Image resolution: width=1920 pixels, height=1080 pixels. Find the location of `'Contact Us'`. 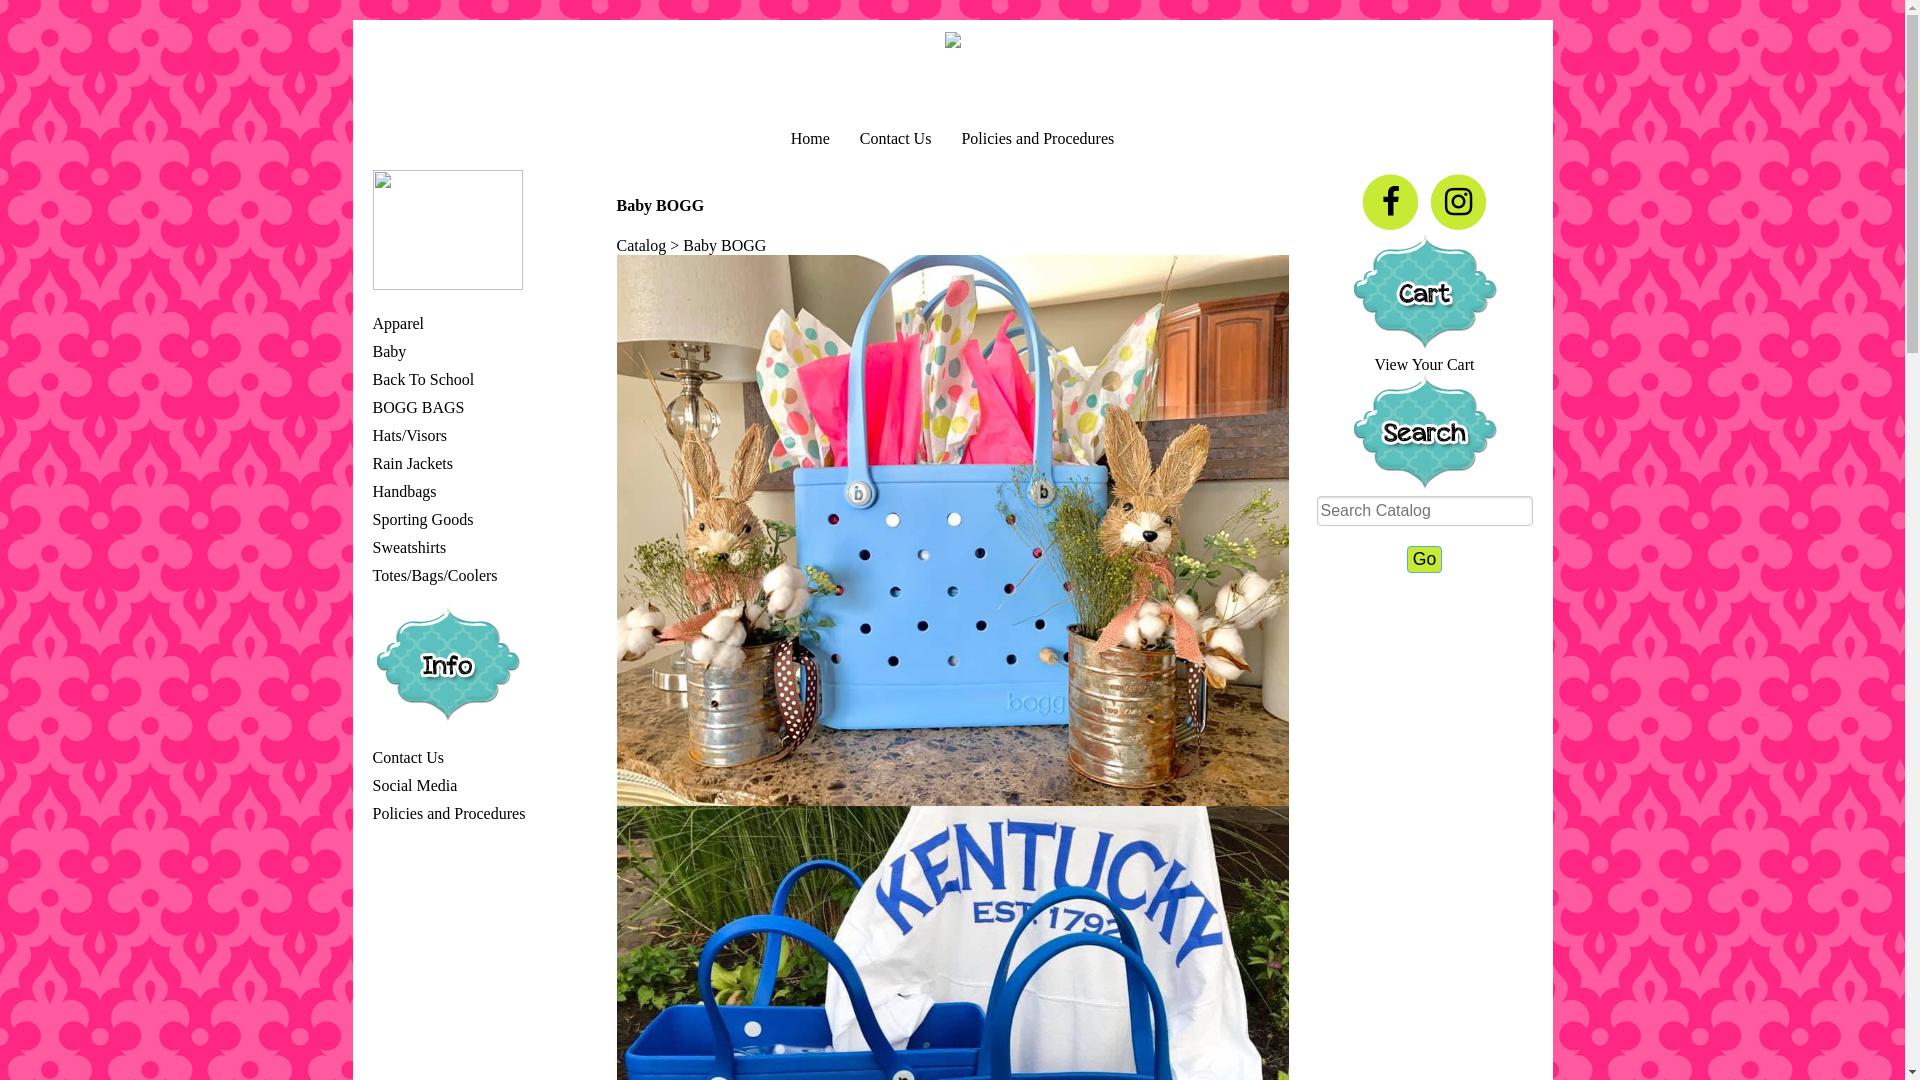

'Contact Us' is located at coordinates (859, 137).